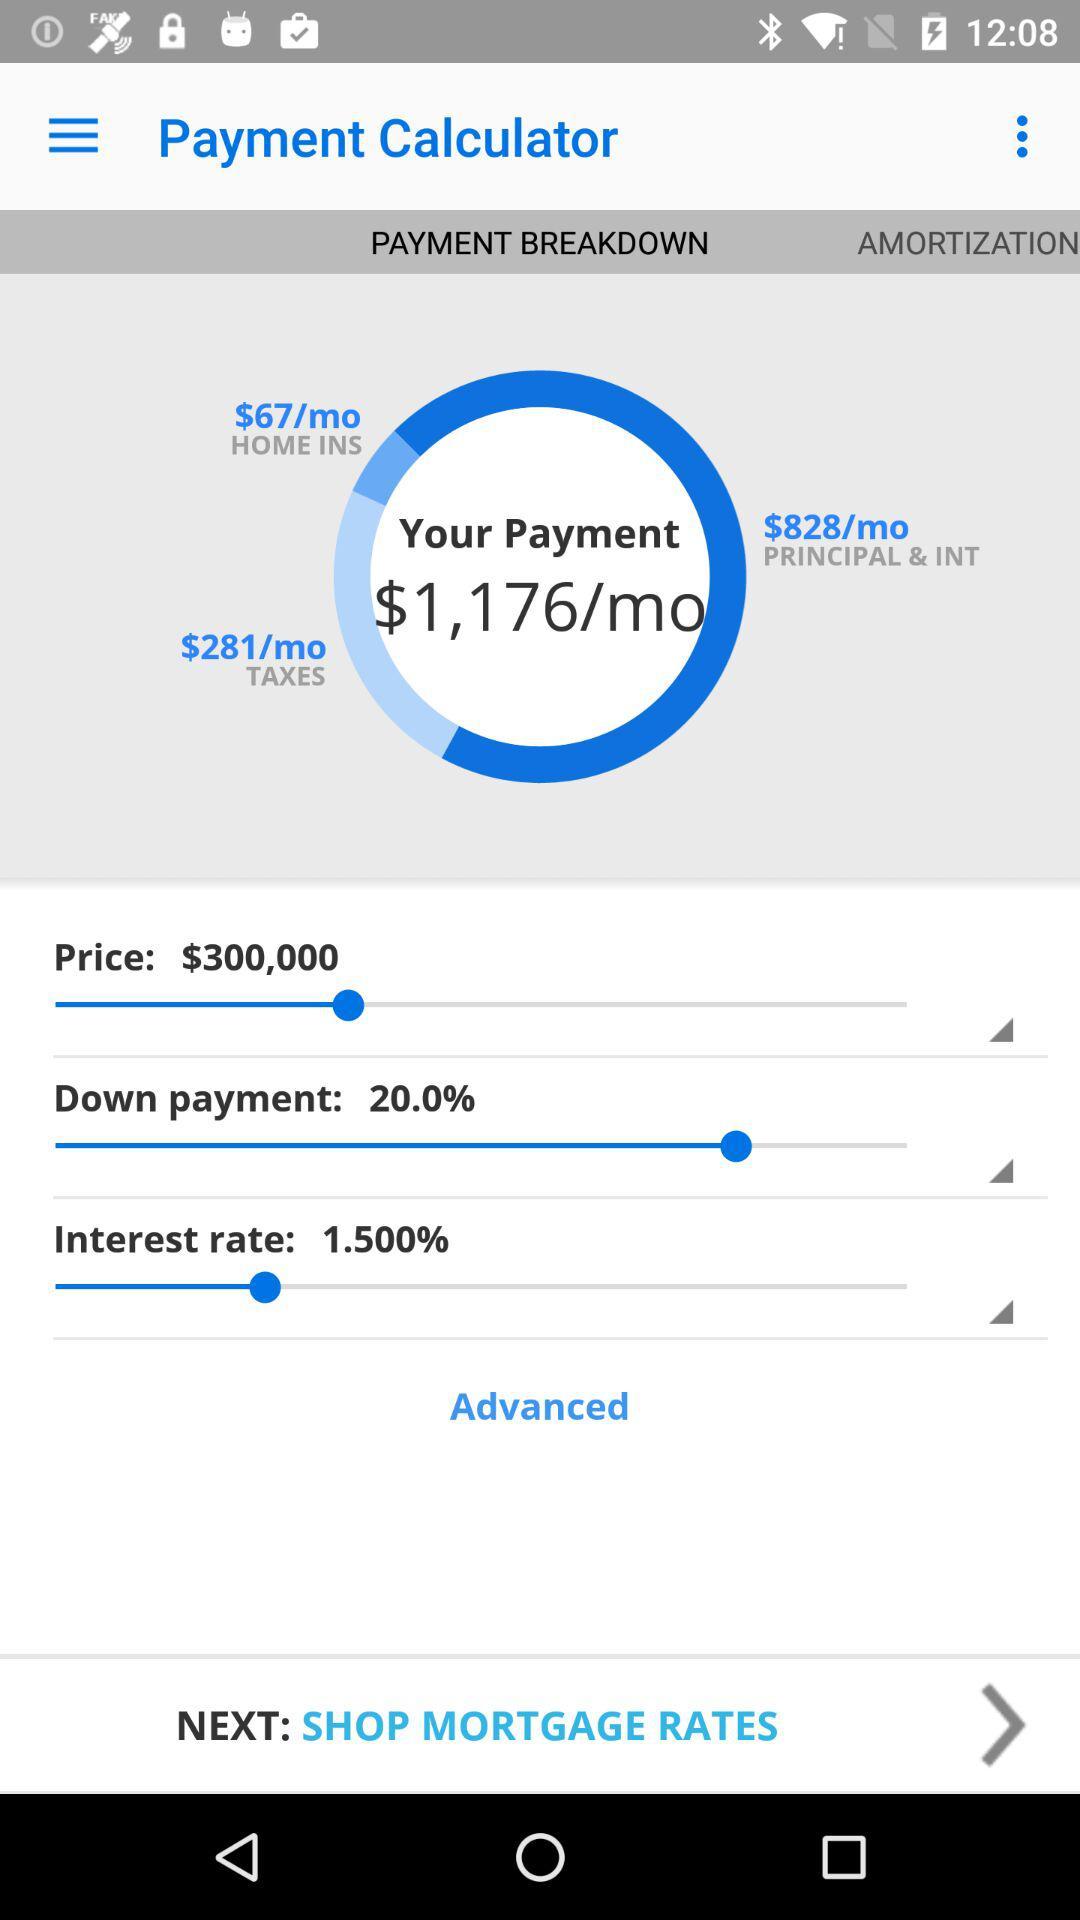 The image size is (1080, 1920). Describe the element at coordinates (72, 135) in the screenshot. I see `the icon at the top left corner` at that location.